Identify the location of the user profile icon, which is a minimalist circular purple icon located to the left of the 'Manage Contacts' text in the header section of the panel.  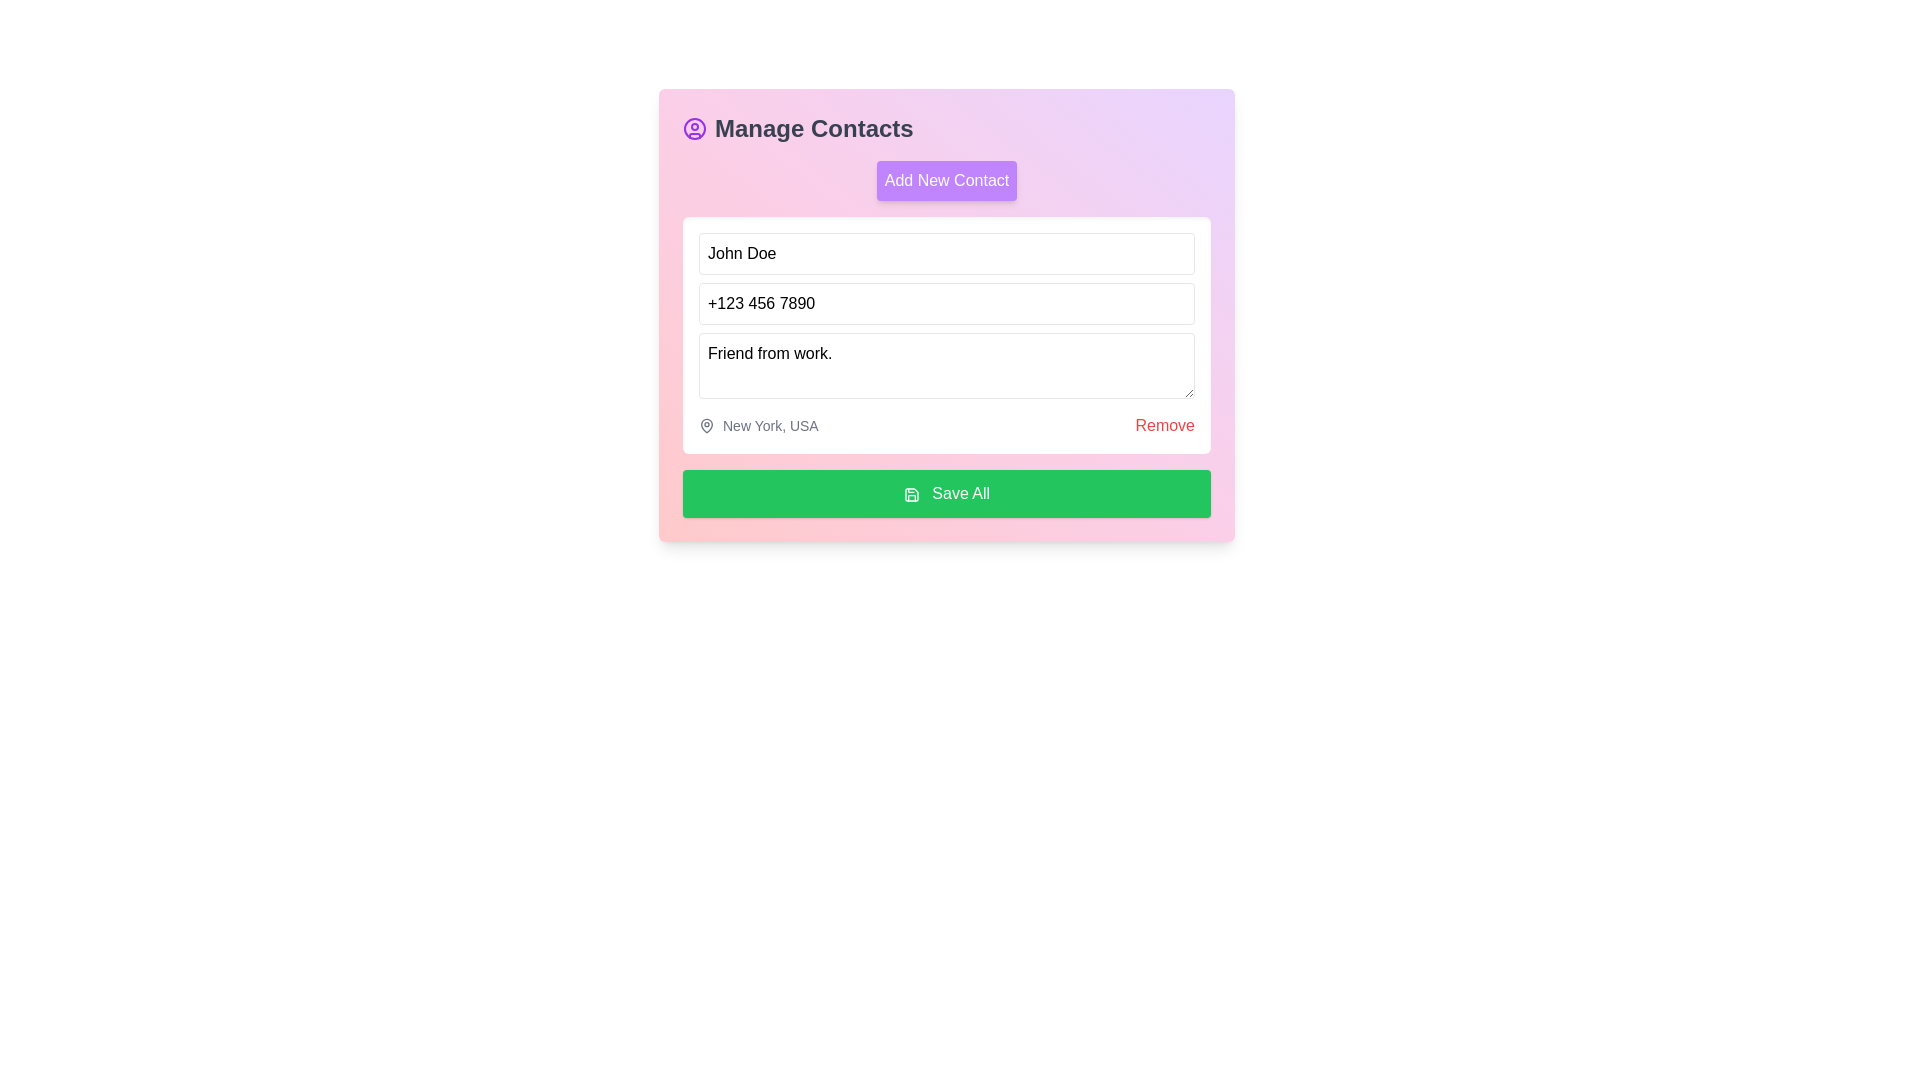
(695, 128).